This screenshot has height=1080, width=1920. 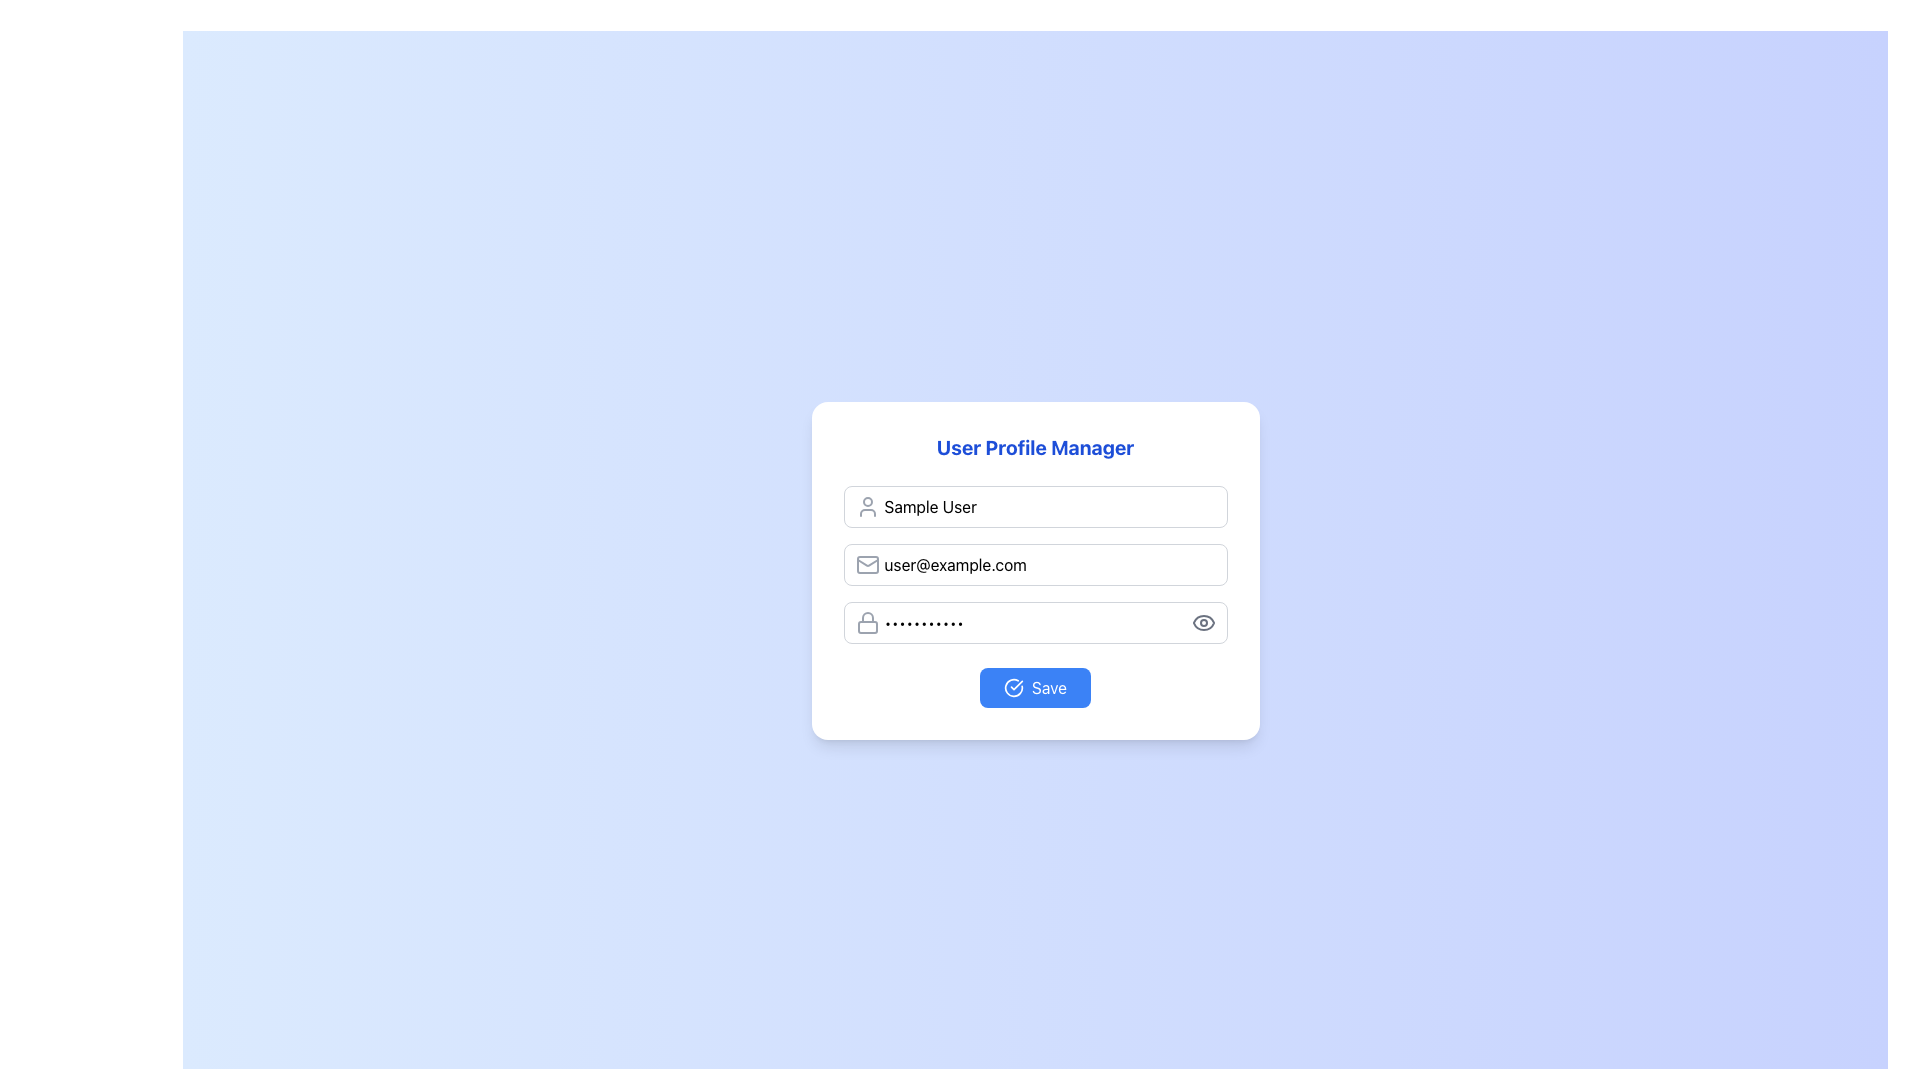 I want to click on the padlock icon, which is a light gray colored icon with a rounded body and a curved shackle, located inside the password input field next to the placeholder text, so click(x=867, y=622).